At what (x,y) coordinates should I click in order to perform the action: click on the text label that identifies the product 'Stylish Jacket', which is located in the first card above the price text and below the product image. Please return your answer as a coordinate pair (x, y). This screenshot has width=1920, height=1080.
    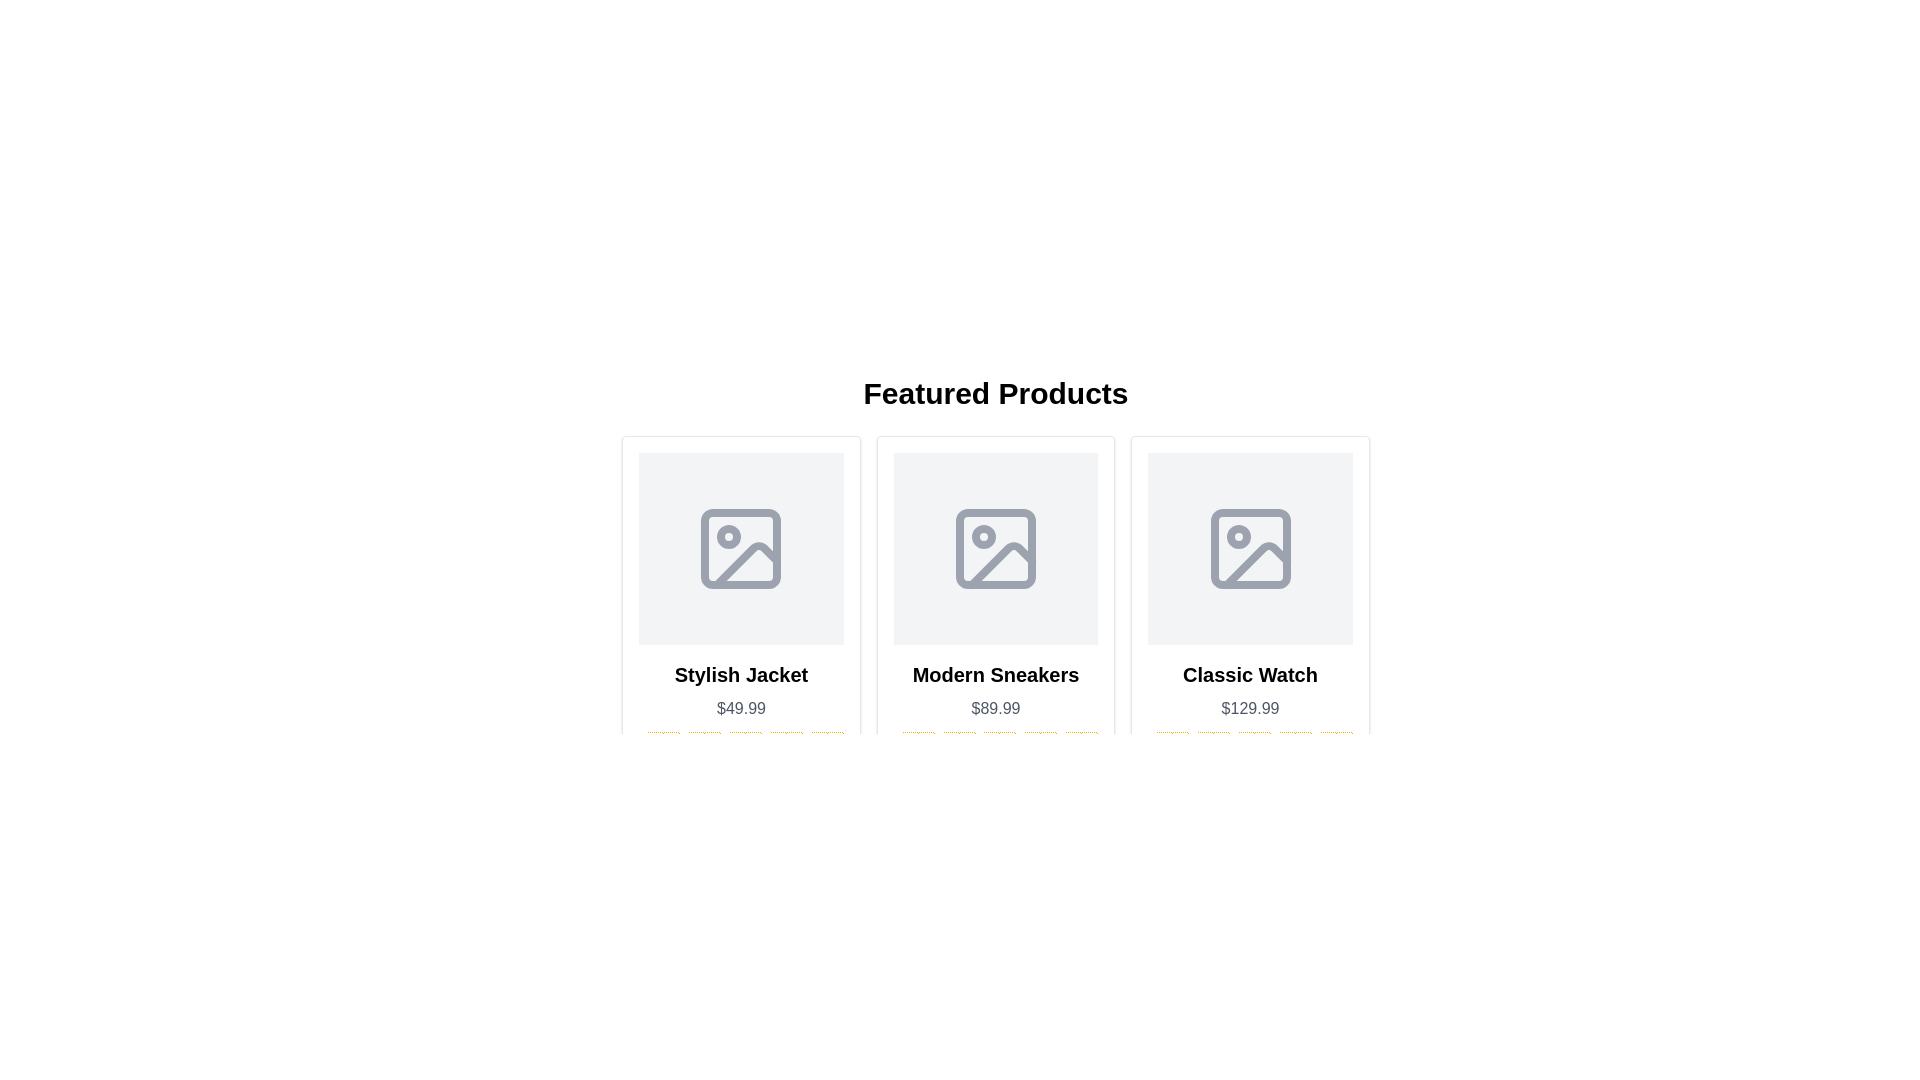
    Looking at the image, I should click on (740, 675).